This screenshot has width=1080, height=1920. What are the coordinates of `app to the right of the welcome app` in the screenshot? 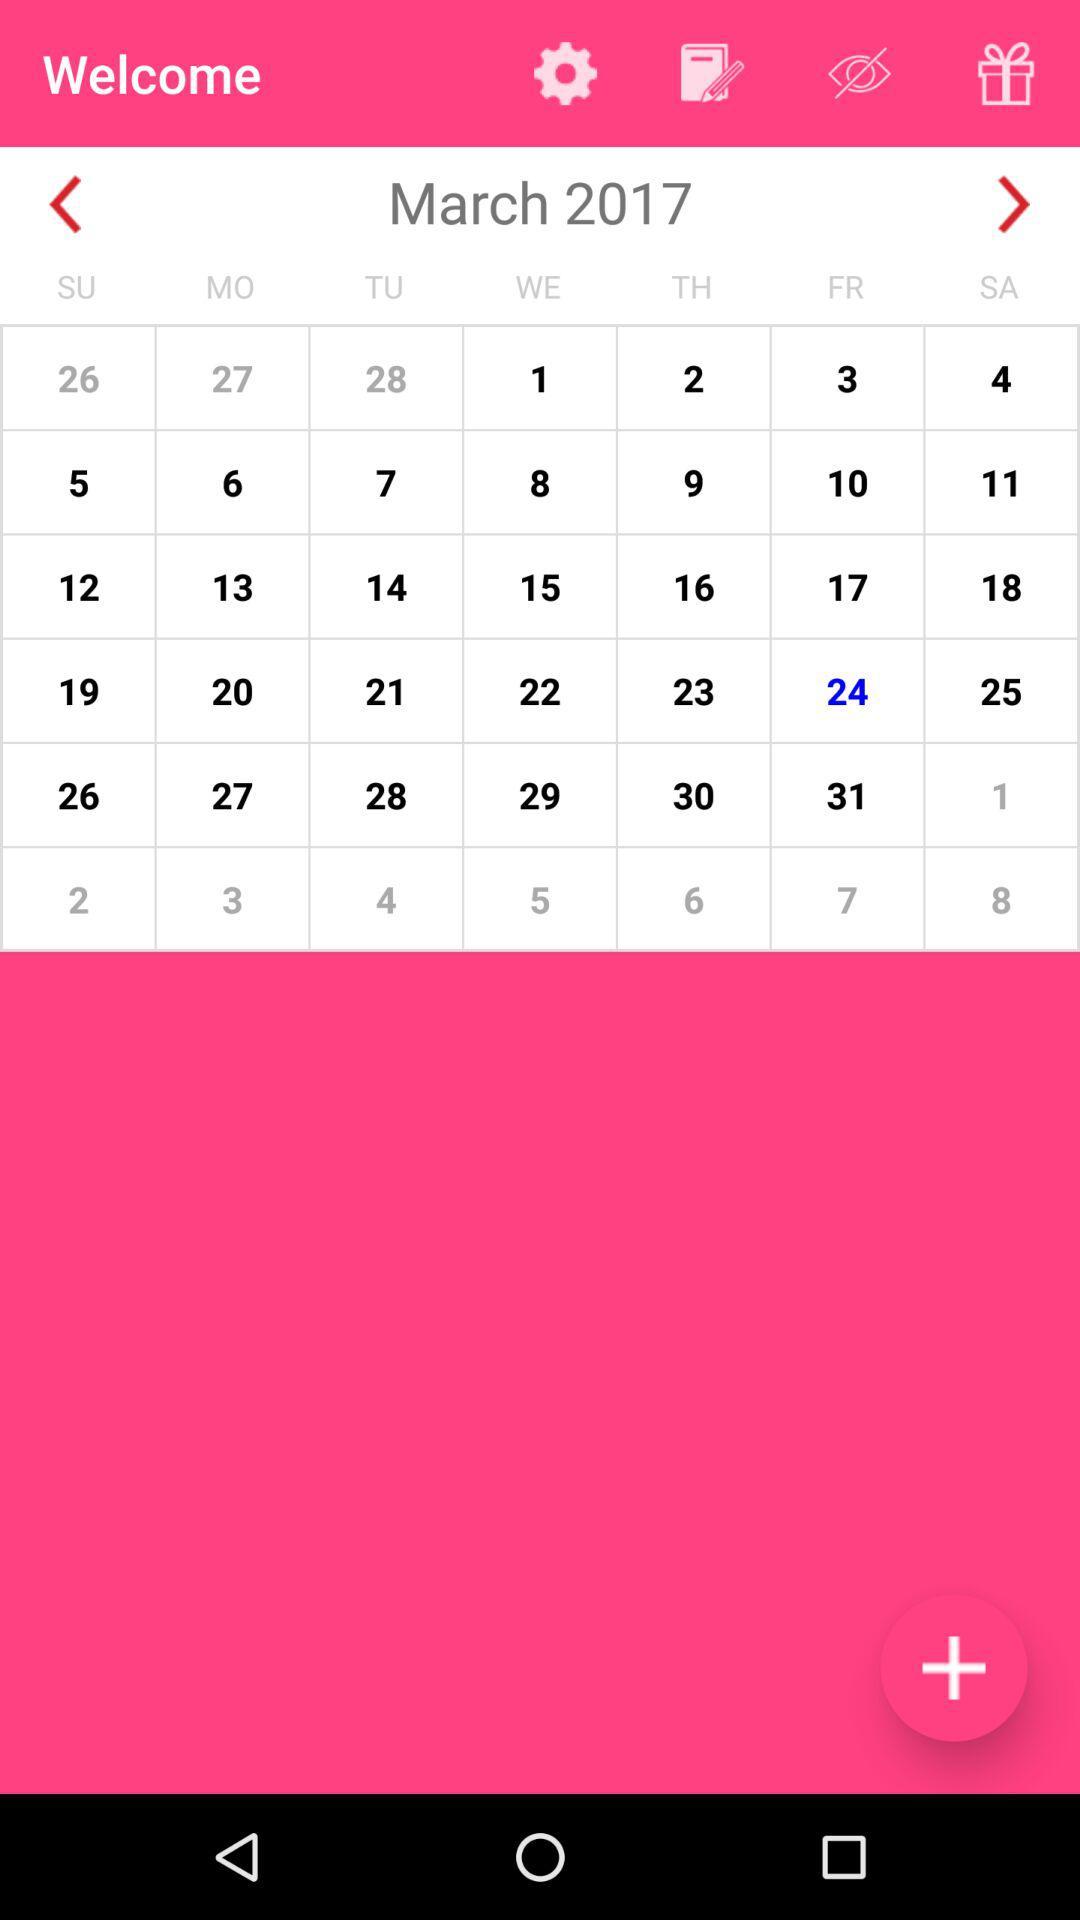 It's located at (565, 73).